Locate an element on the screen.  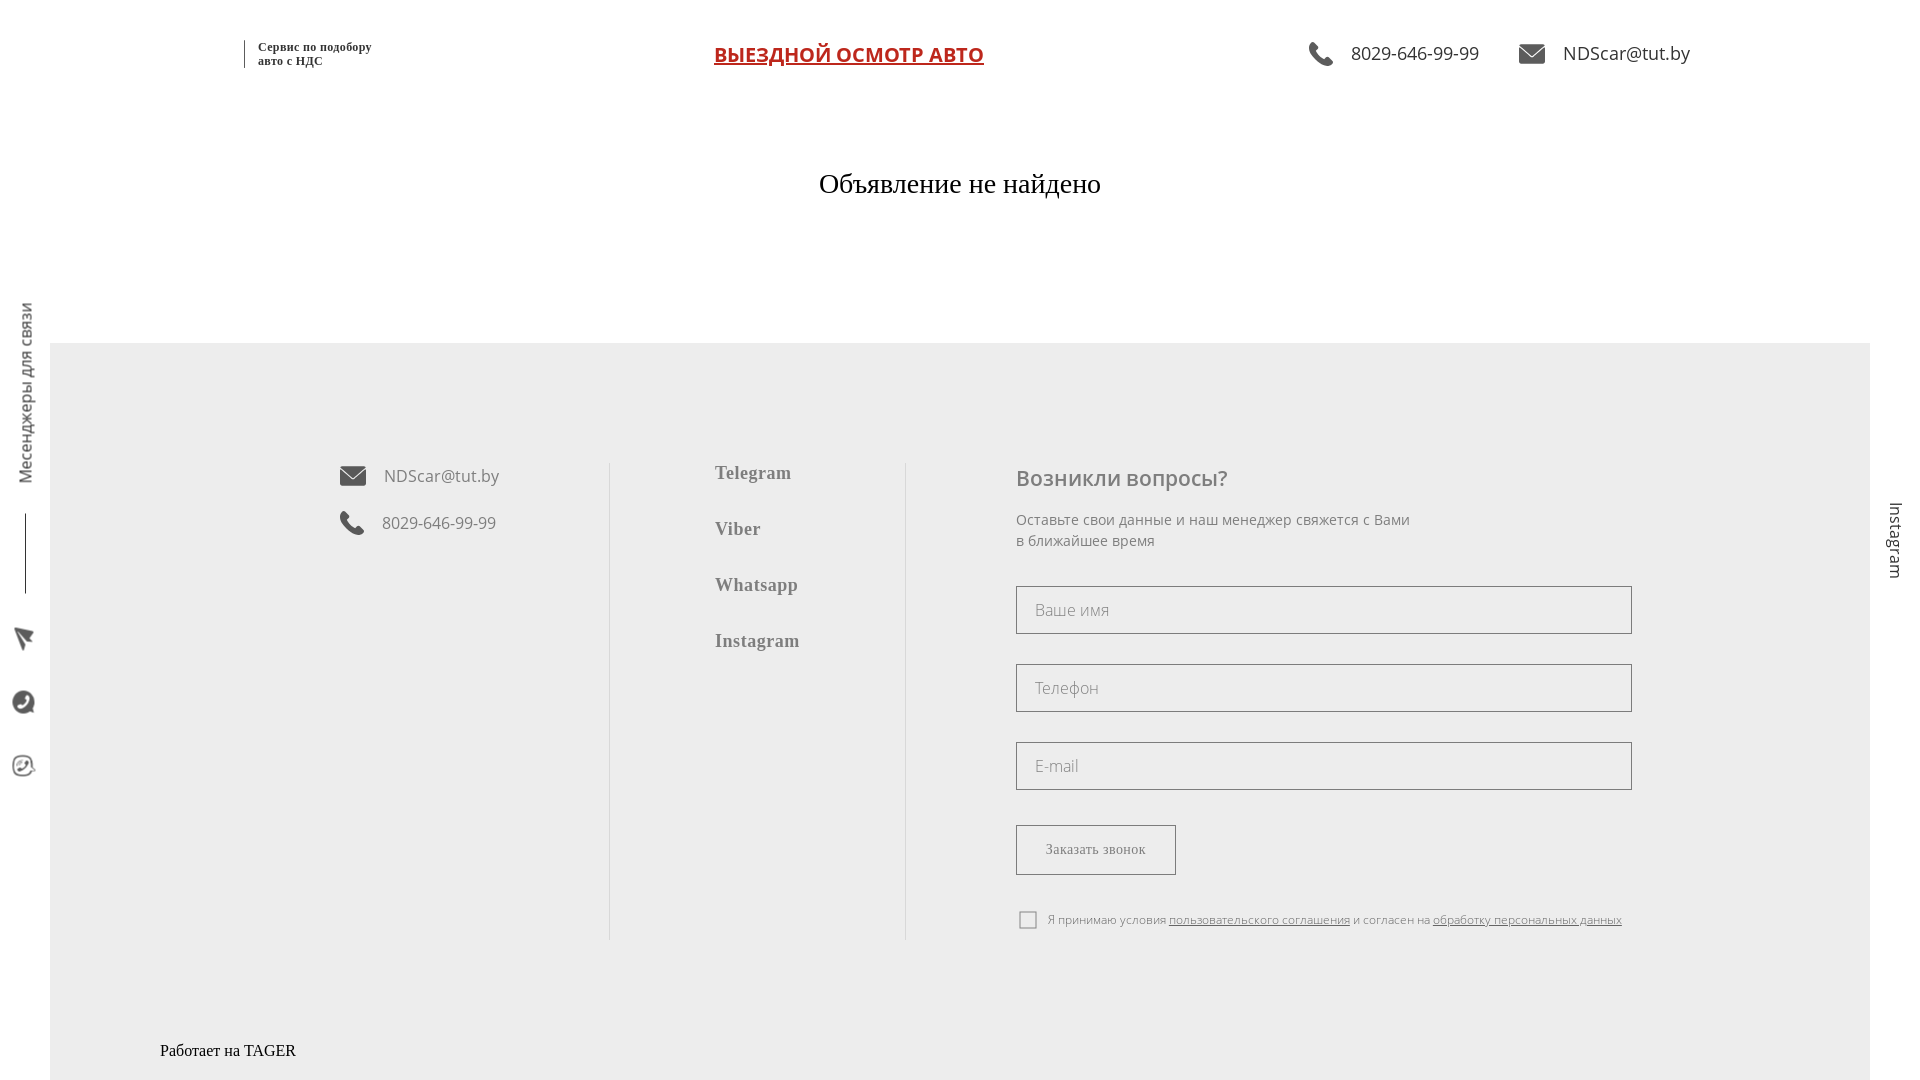
'Telegram' is located at coordinates (752, 471).